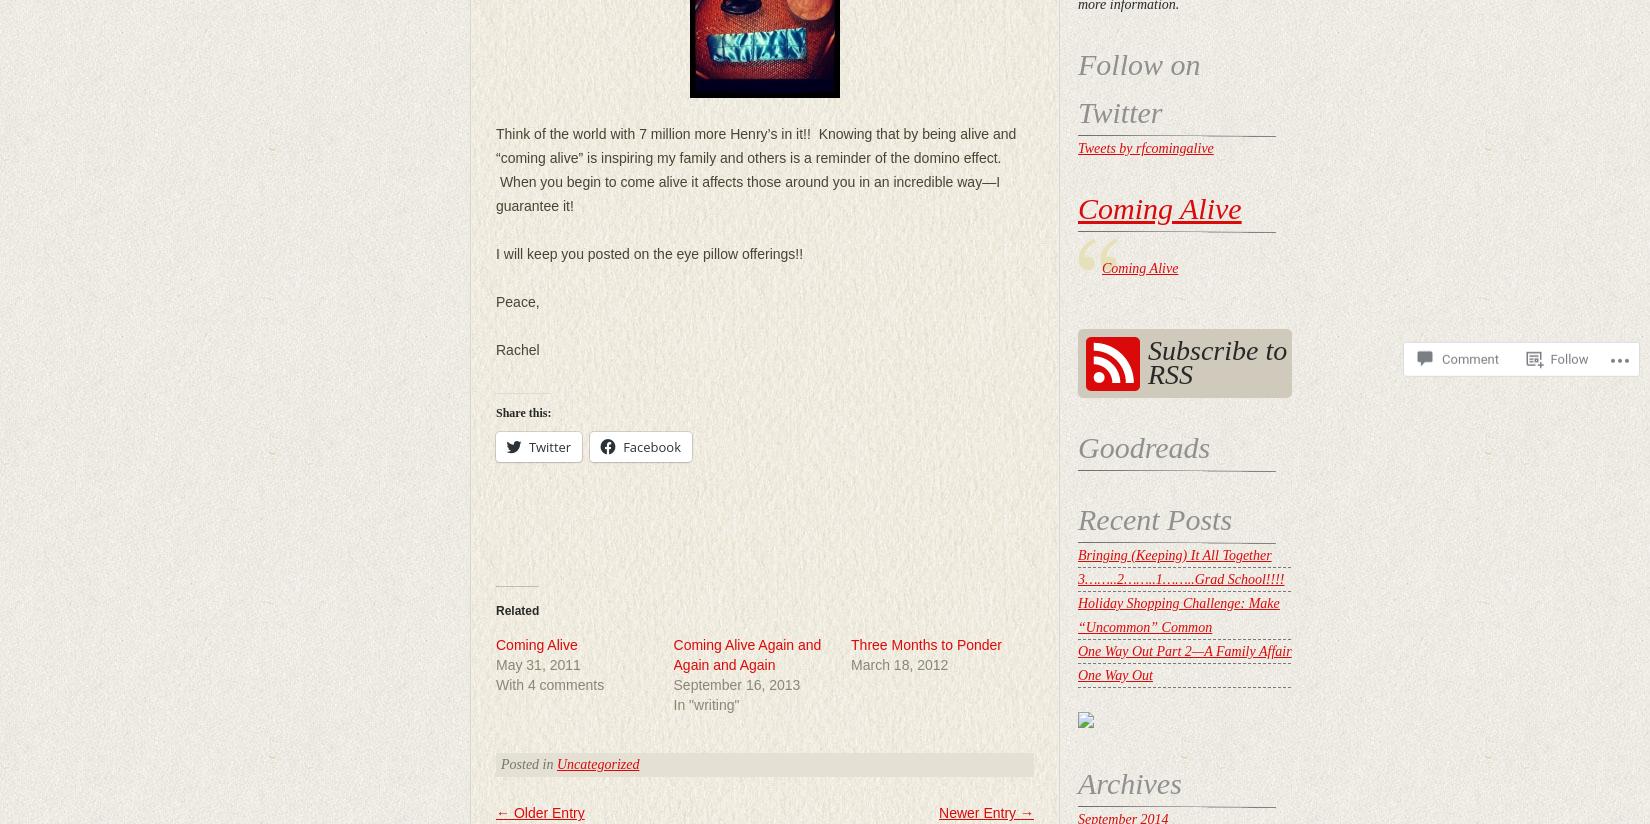 The image size is (1650, 824). What do you see at coordinates (1138, 87) in the screenshot?
I see `'Follow on Twitter'` at bounding box center [1138, 87].